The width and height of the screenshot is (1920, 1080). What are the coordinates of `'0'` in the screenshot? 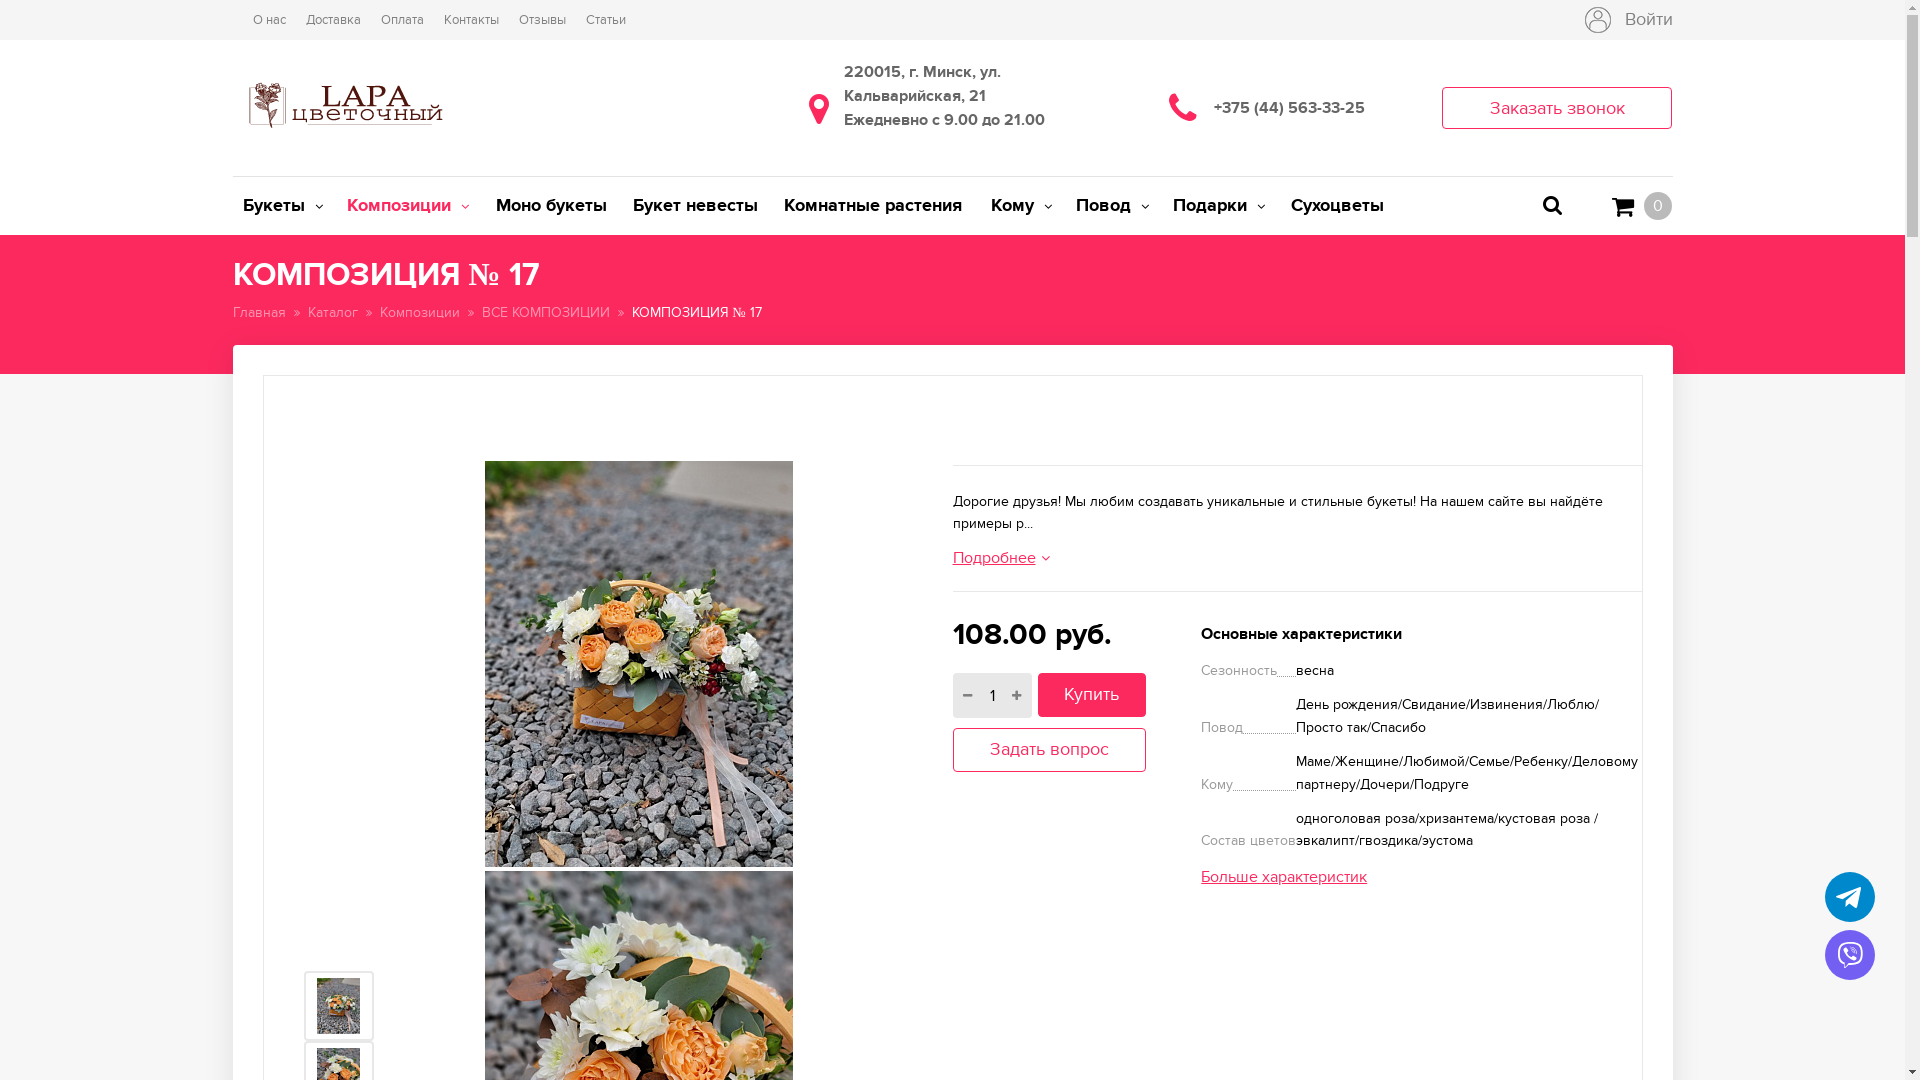 It's located at (1641, 205).